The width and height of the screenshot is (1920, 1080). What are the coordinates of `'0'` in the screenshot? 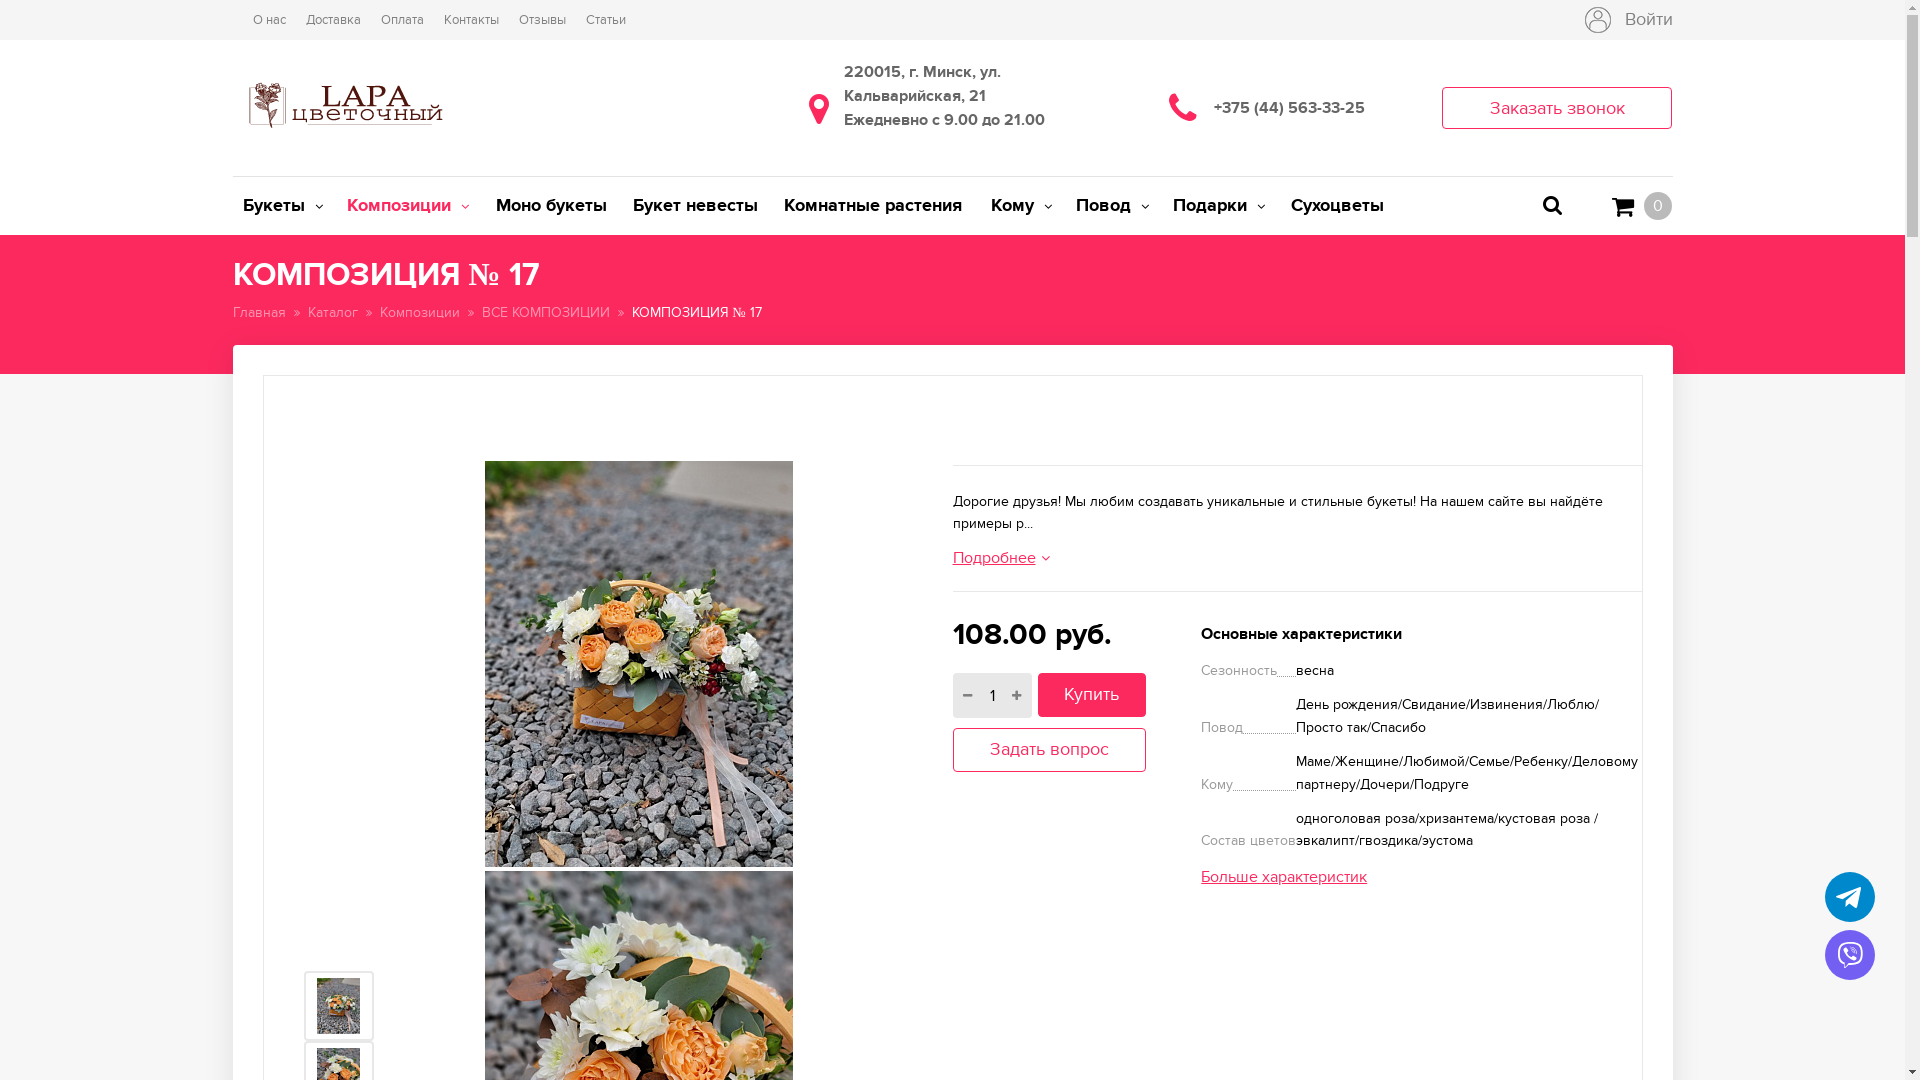 It's located at (1641, 205).